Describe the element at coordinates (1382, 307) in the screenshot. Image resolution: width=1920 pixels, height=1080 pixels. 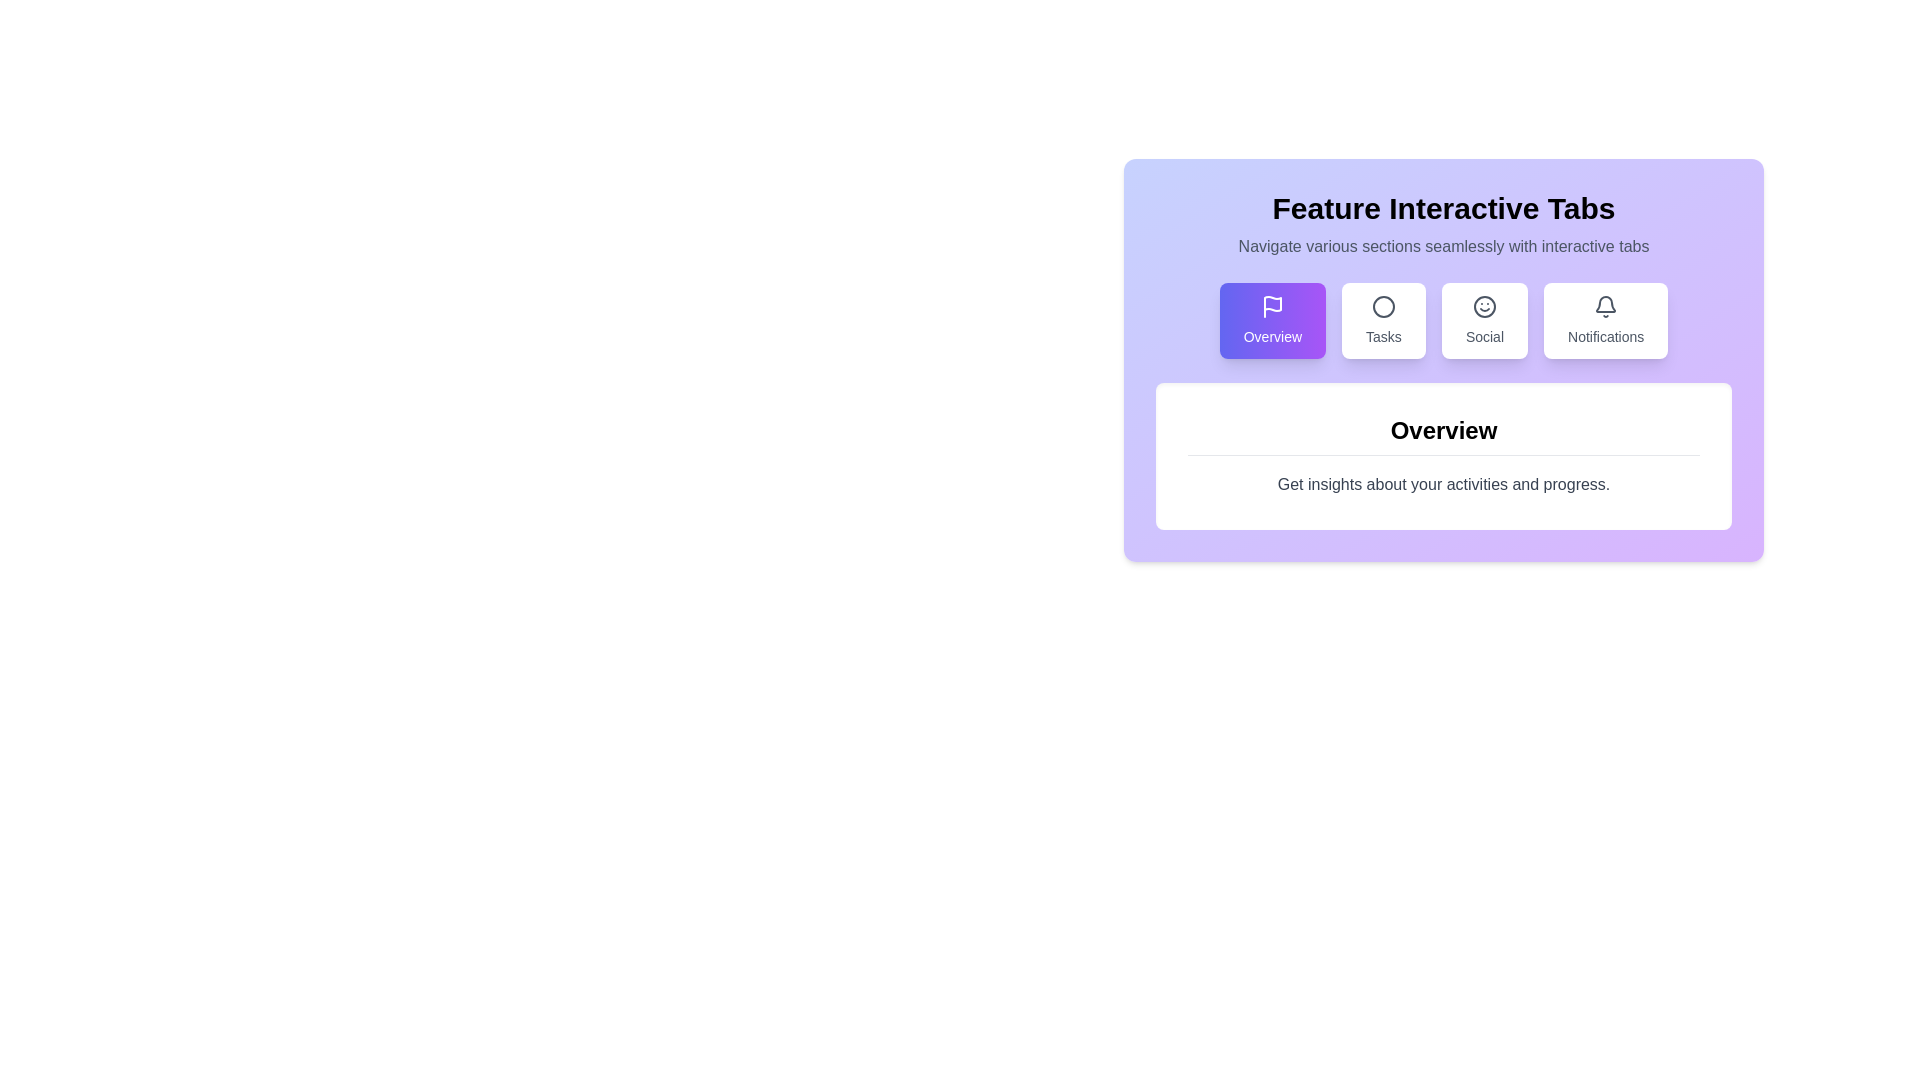
I see `the central circular component of the 'Tasks' tab icon, which is the second tab in a row of four located in the middle upper area of the visible card-like interface` at that location.